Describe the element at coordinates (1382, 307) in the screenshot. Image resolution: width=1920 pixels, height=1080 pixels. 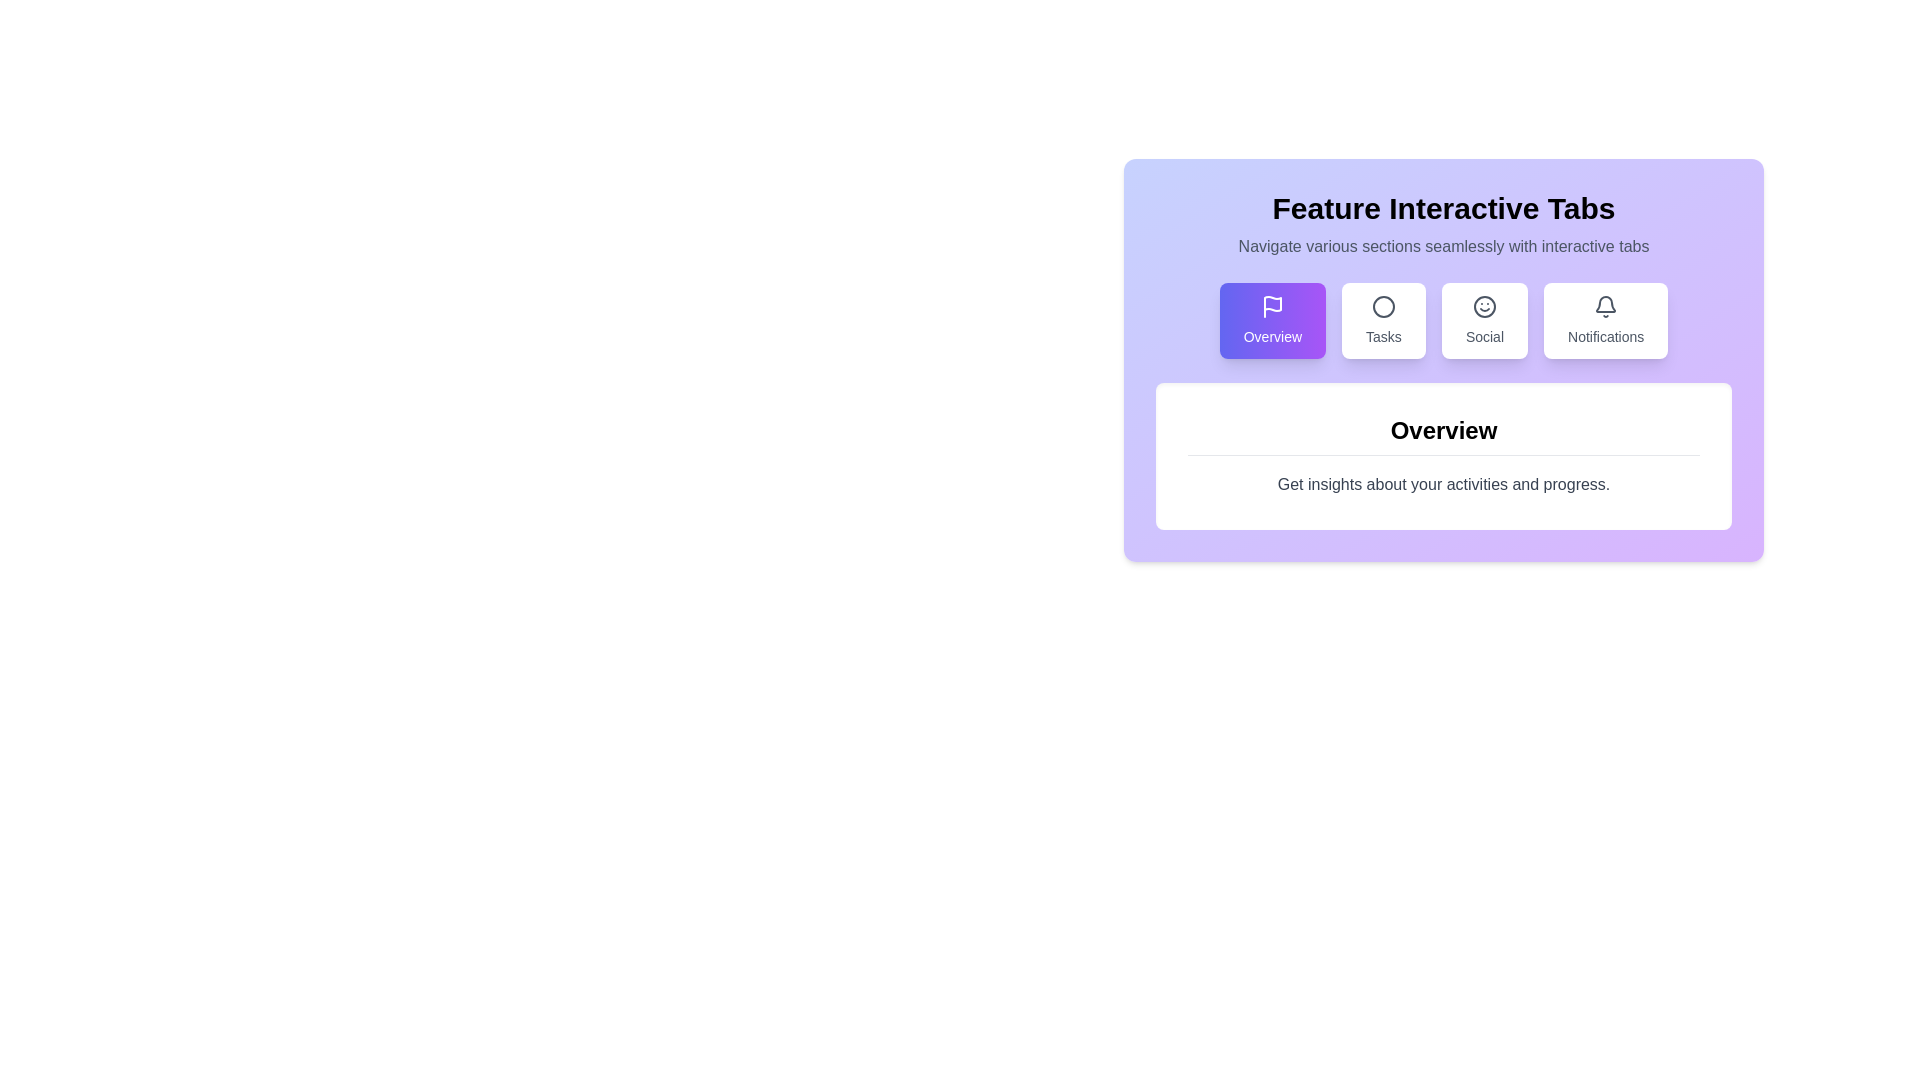
I see `the central circular component of the 'Tasks' tab icon, which is the second tab in a row of four located in the middle upper area of the visible card-like interface` at that location.